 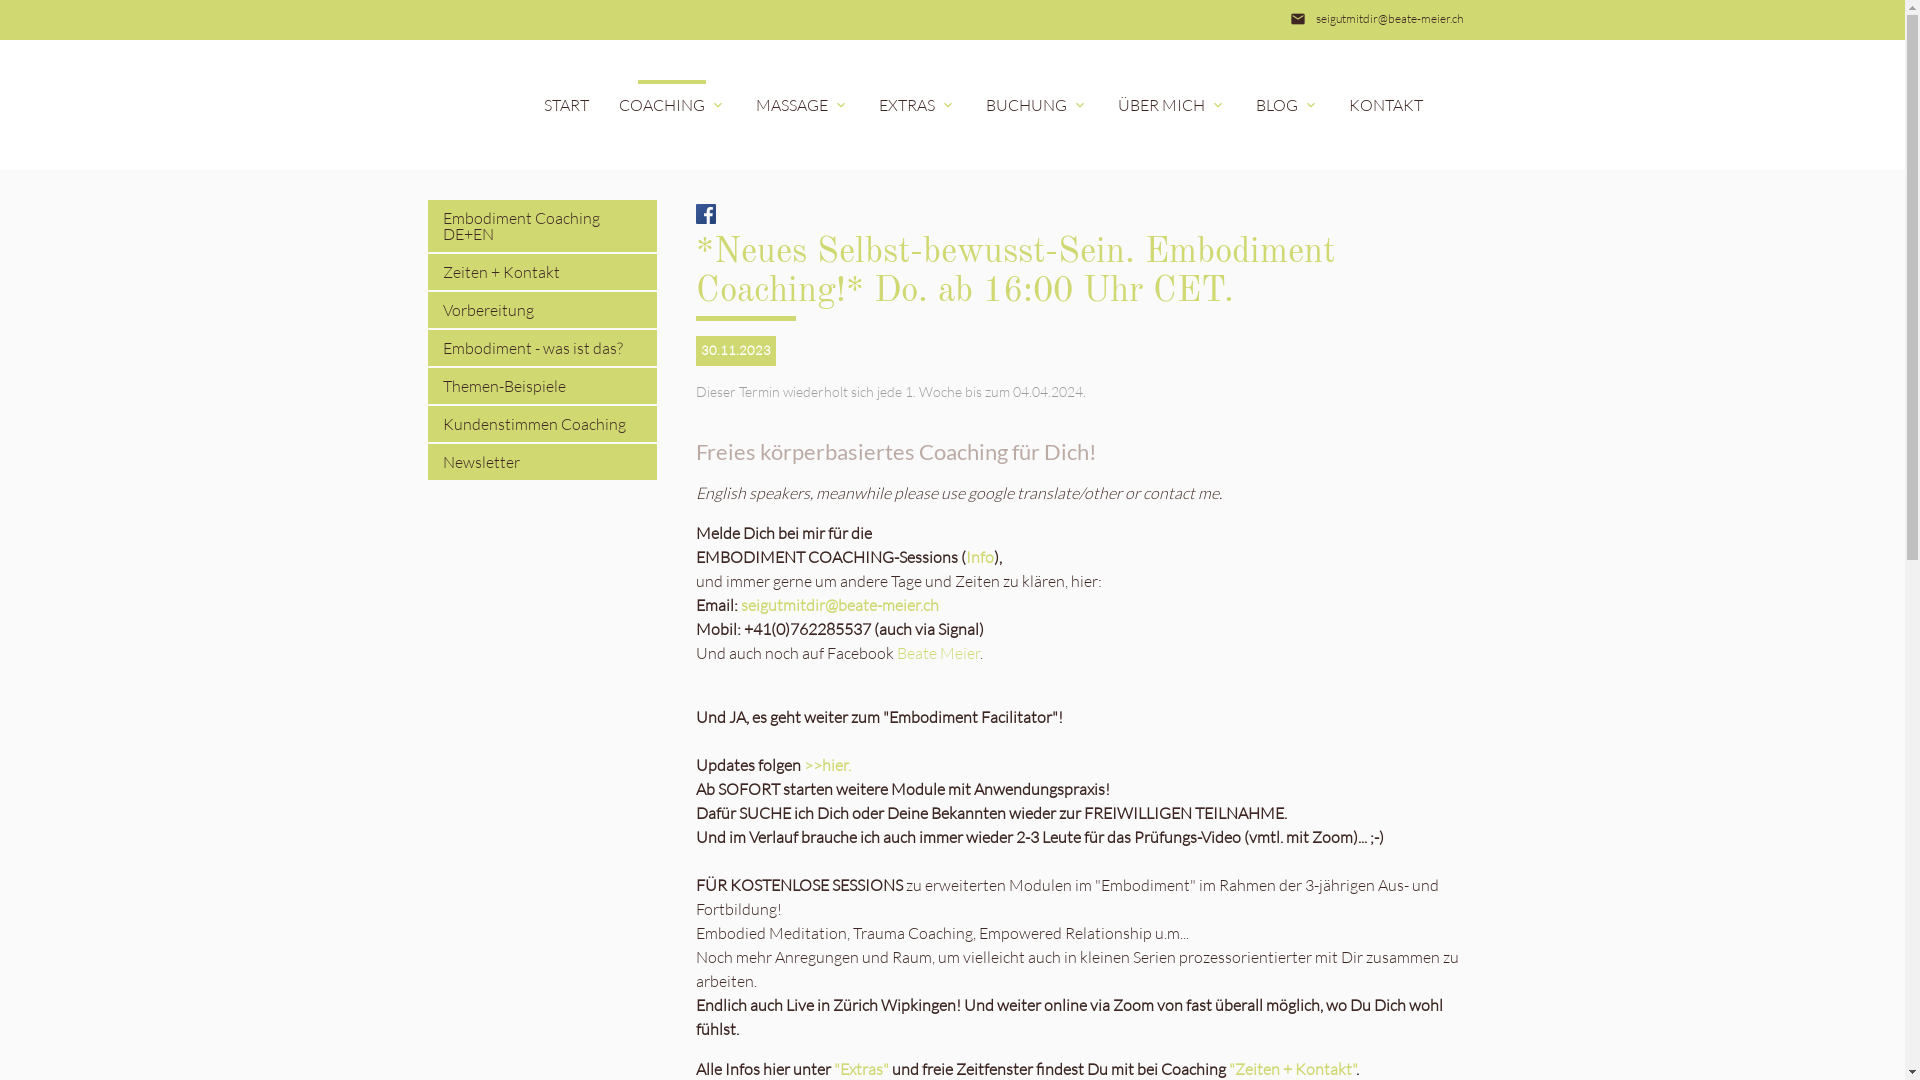 What do you see at coordinates (1385, 104) in the screenshot?
I see `'KONTAKT'` at bounding box center [1385, 104].